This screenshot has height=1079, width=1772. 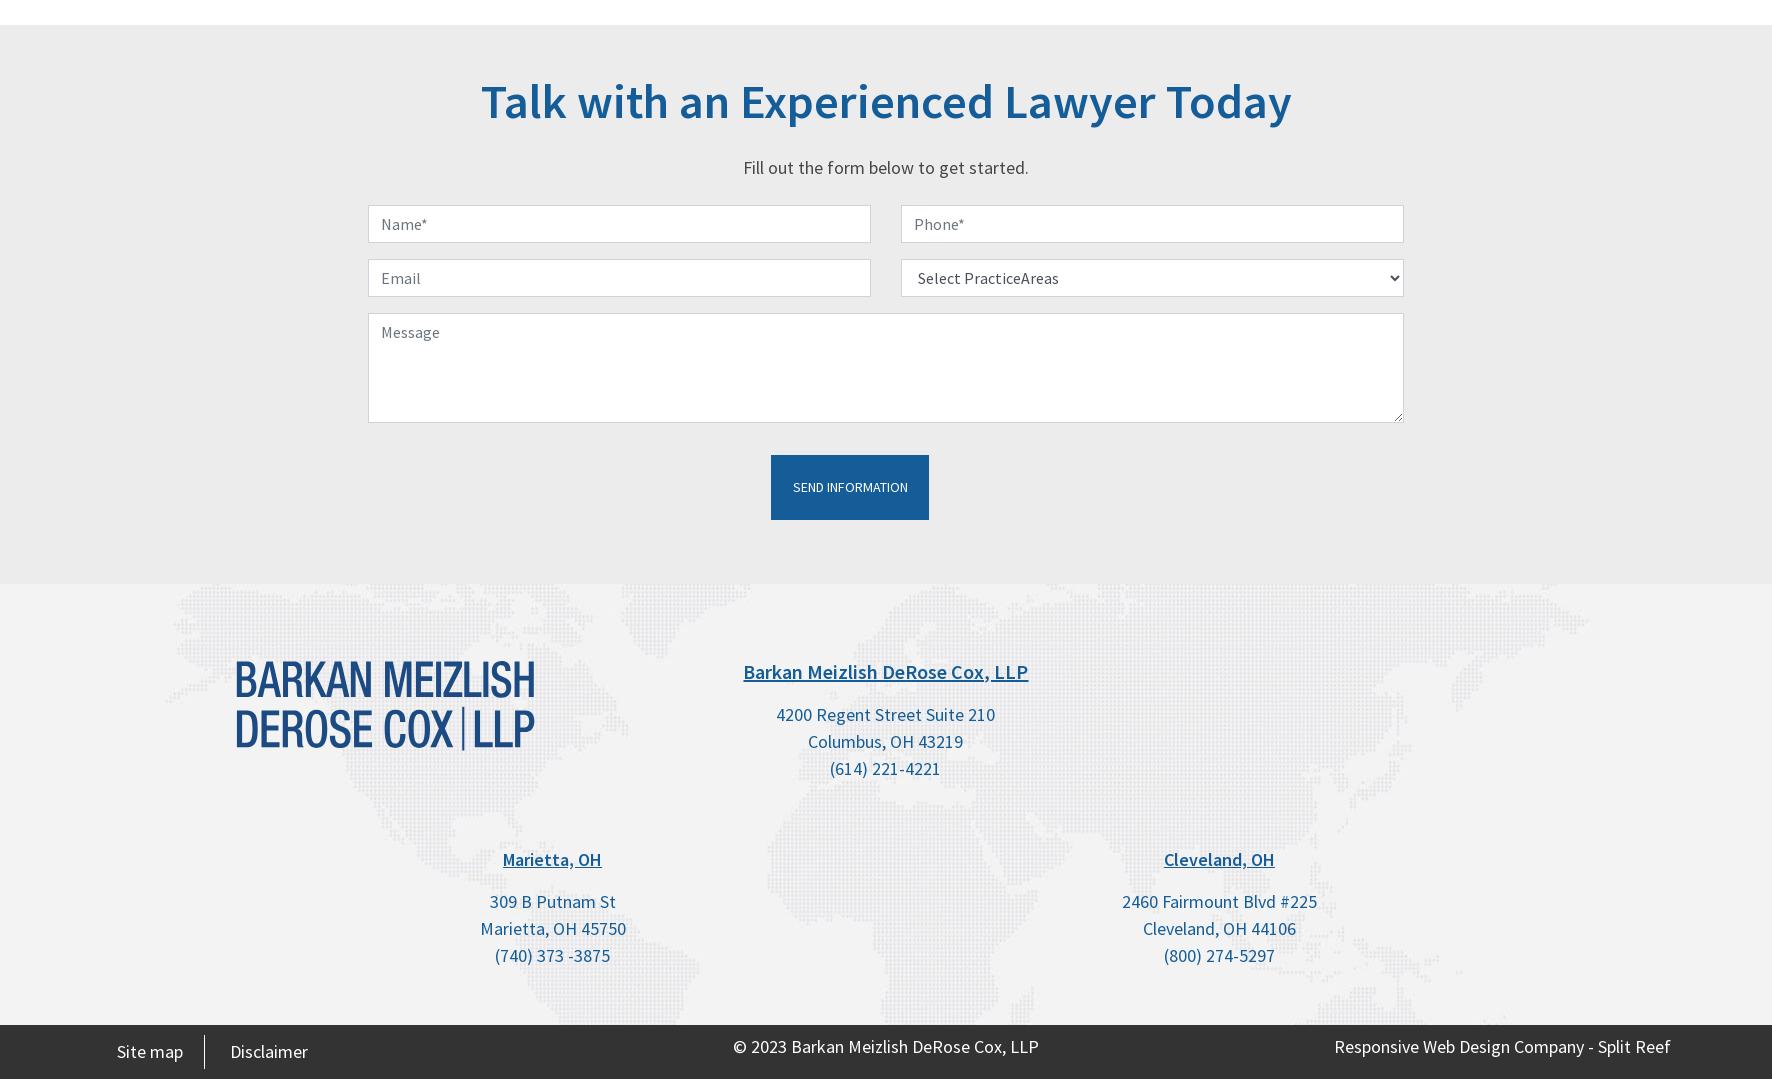 What do you see at coordinates (885, 767) in the screenshot?
I see `'(614) 221-4221'` at bounding box center [885, 767].